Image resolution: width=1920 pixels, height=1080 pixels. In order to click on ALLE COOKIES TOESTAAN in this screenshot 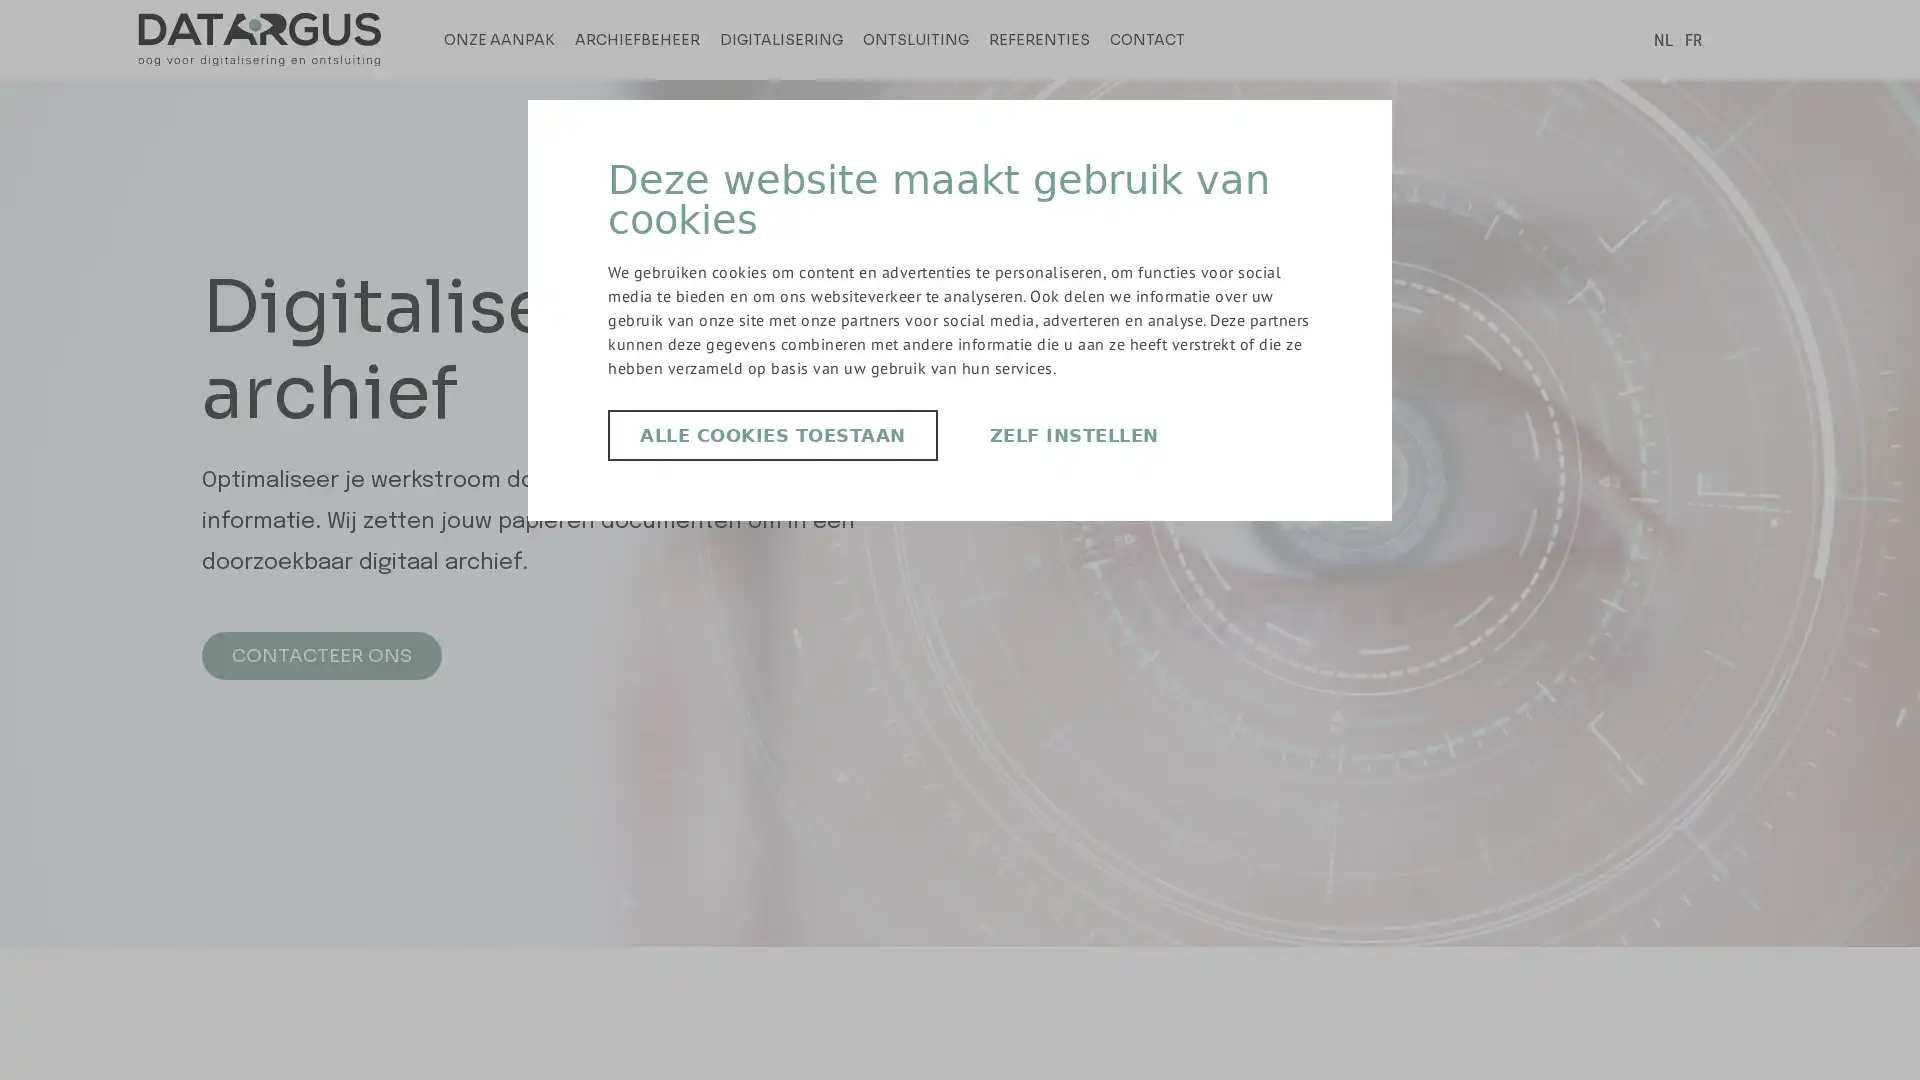, I will do `click(771, 434)`.